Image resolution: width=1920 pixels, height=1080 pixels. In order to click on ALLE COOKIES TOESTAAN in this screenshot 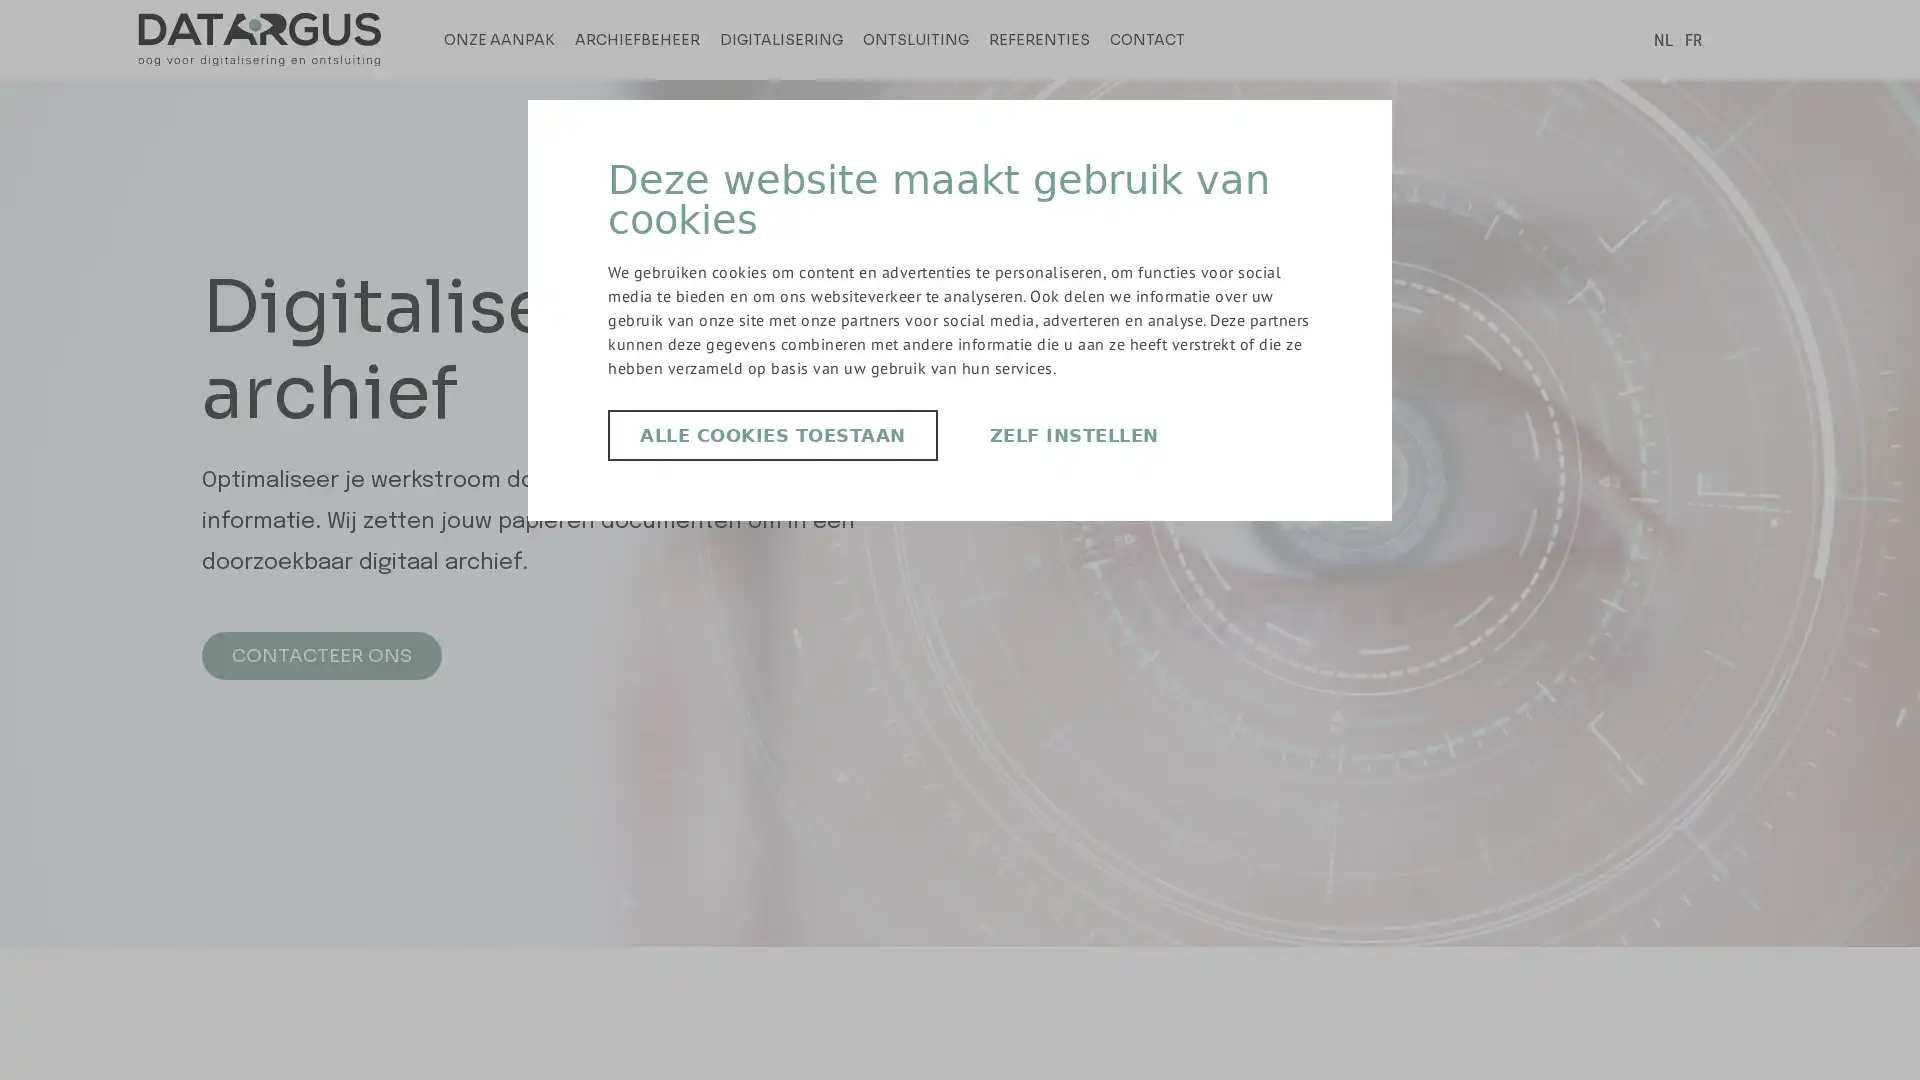, I will do `click(771, 434)`.